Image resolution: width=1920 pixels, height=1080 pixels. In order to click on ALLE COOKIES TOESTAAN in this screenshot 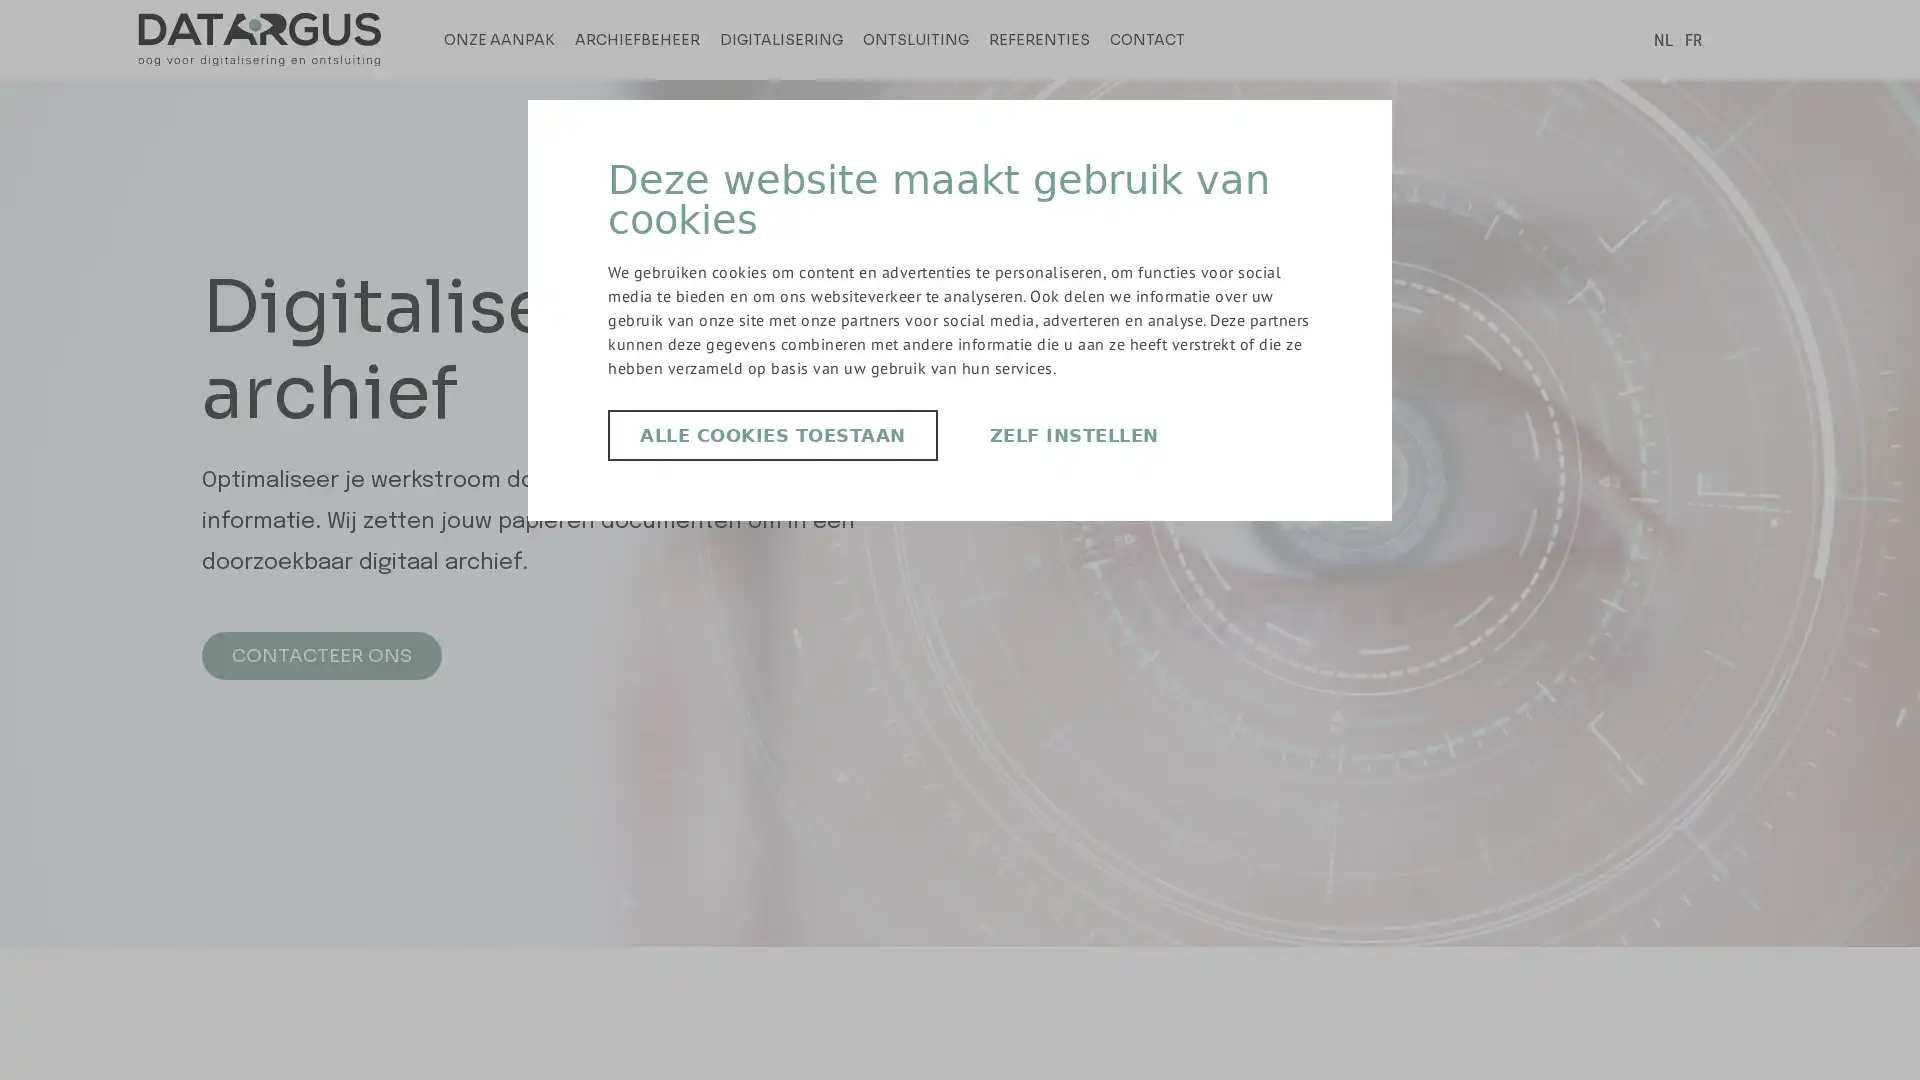, I will do `click(771, 434)`.